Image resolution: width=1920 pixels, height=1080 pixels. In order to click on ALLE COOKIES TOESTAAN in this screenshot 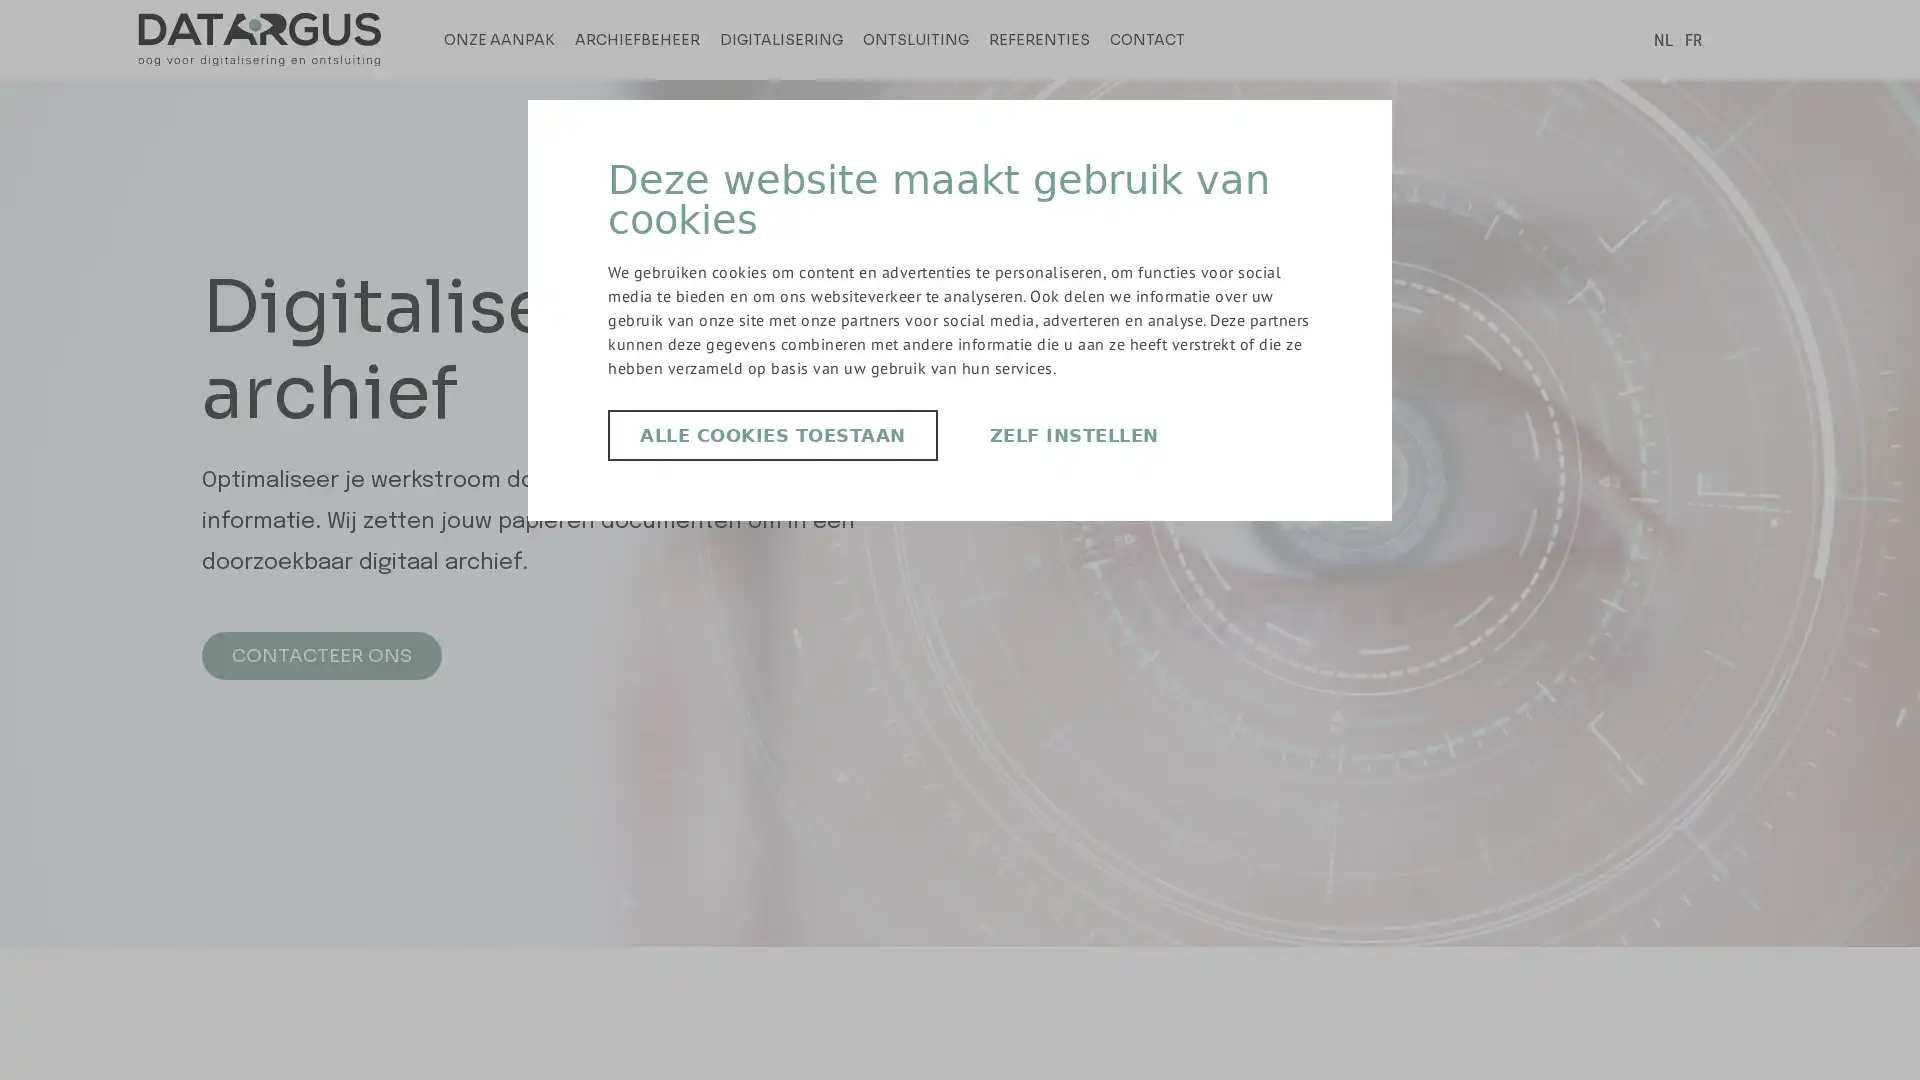, I will do `click(771, 434)`.